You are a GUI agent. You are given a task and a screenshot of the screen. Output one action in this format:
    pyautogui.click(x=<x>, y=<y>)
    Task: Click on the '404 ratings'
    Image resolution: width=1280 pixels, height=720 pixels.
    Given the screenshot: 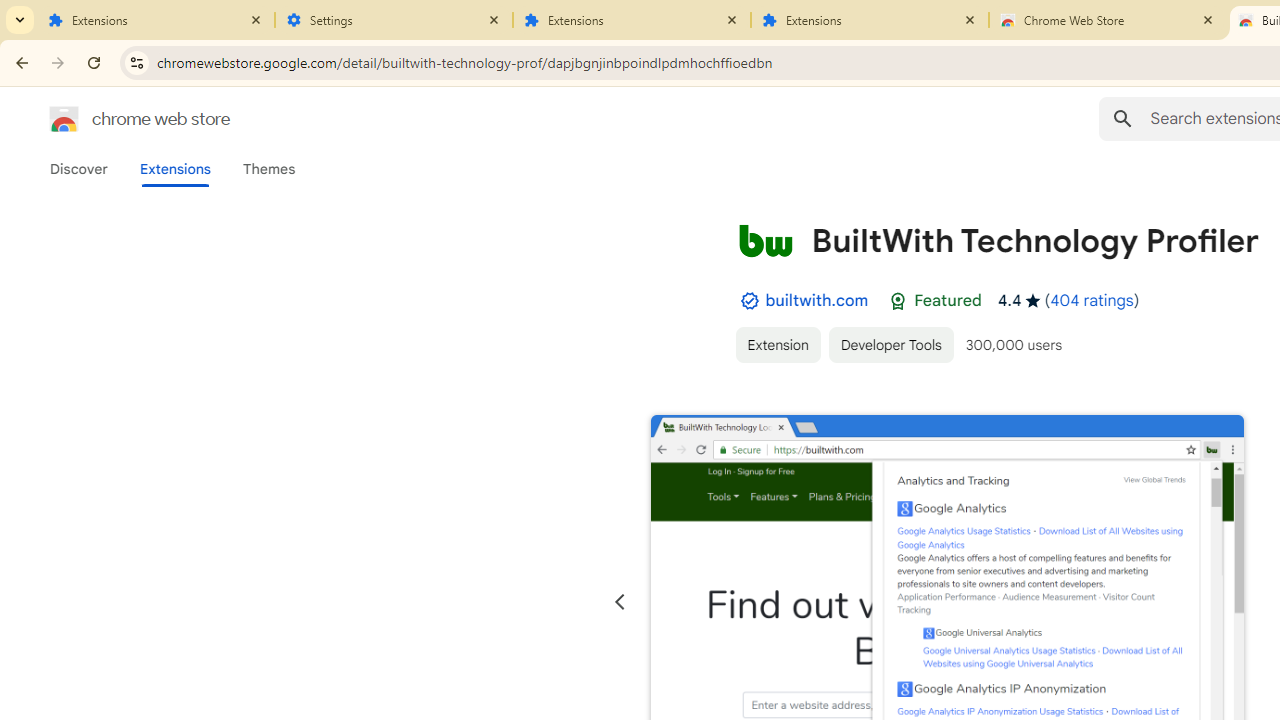 What is the action you would take?
    pyautogui.click(x=1090, y=300)
    